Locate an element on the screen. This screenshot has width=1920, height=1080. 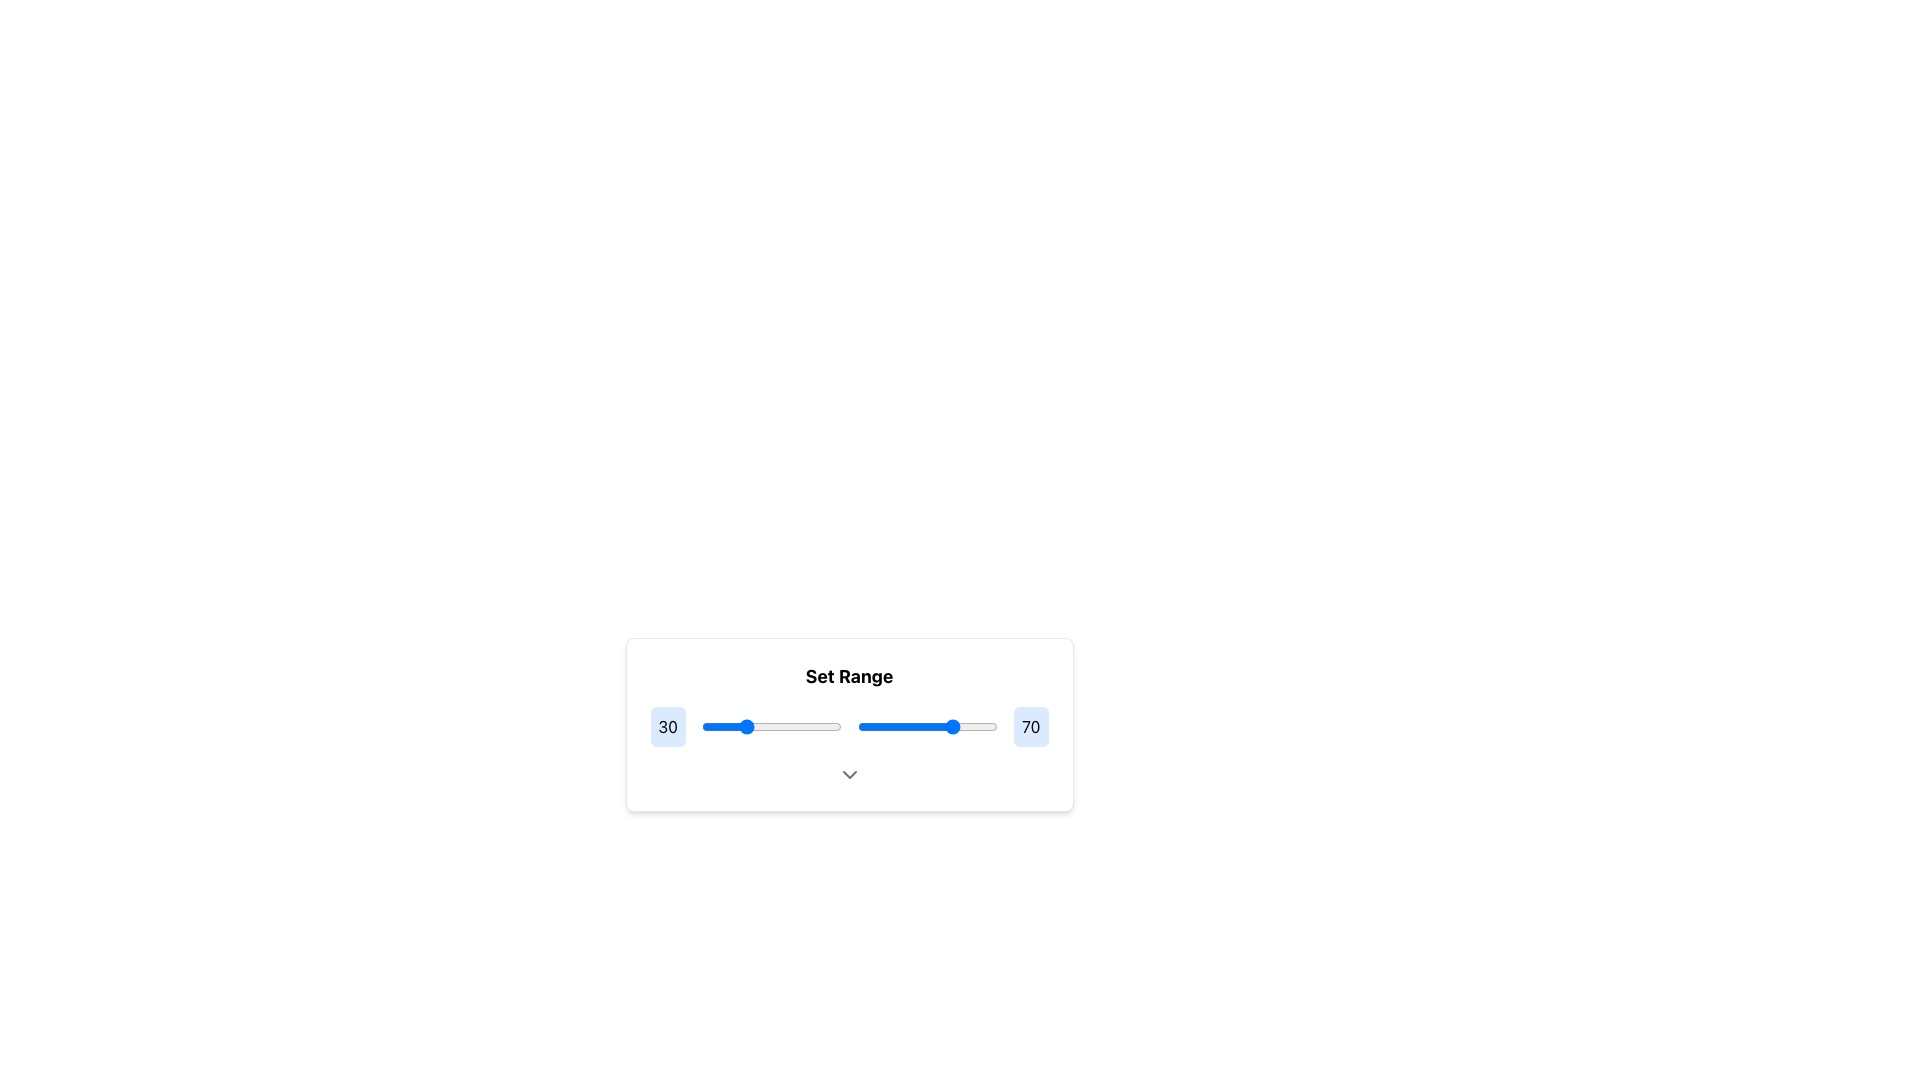
the slider value is located at coordinates (915, 726).